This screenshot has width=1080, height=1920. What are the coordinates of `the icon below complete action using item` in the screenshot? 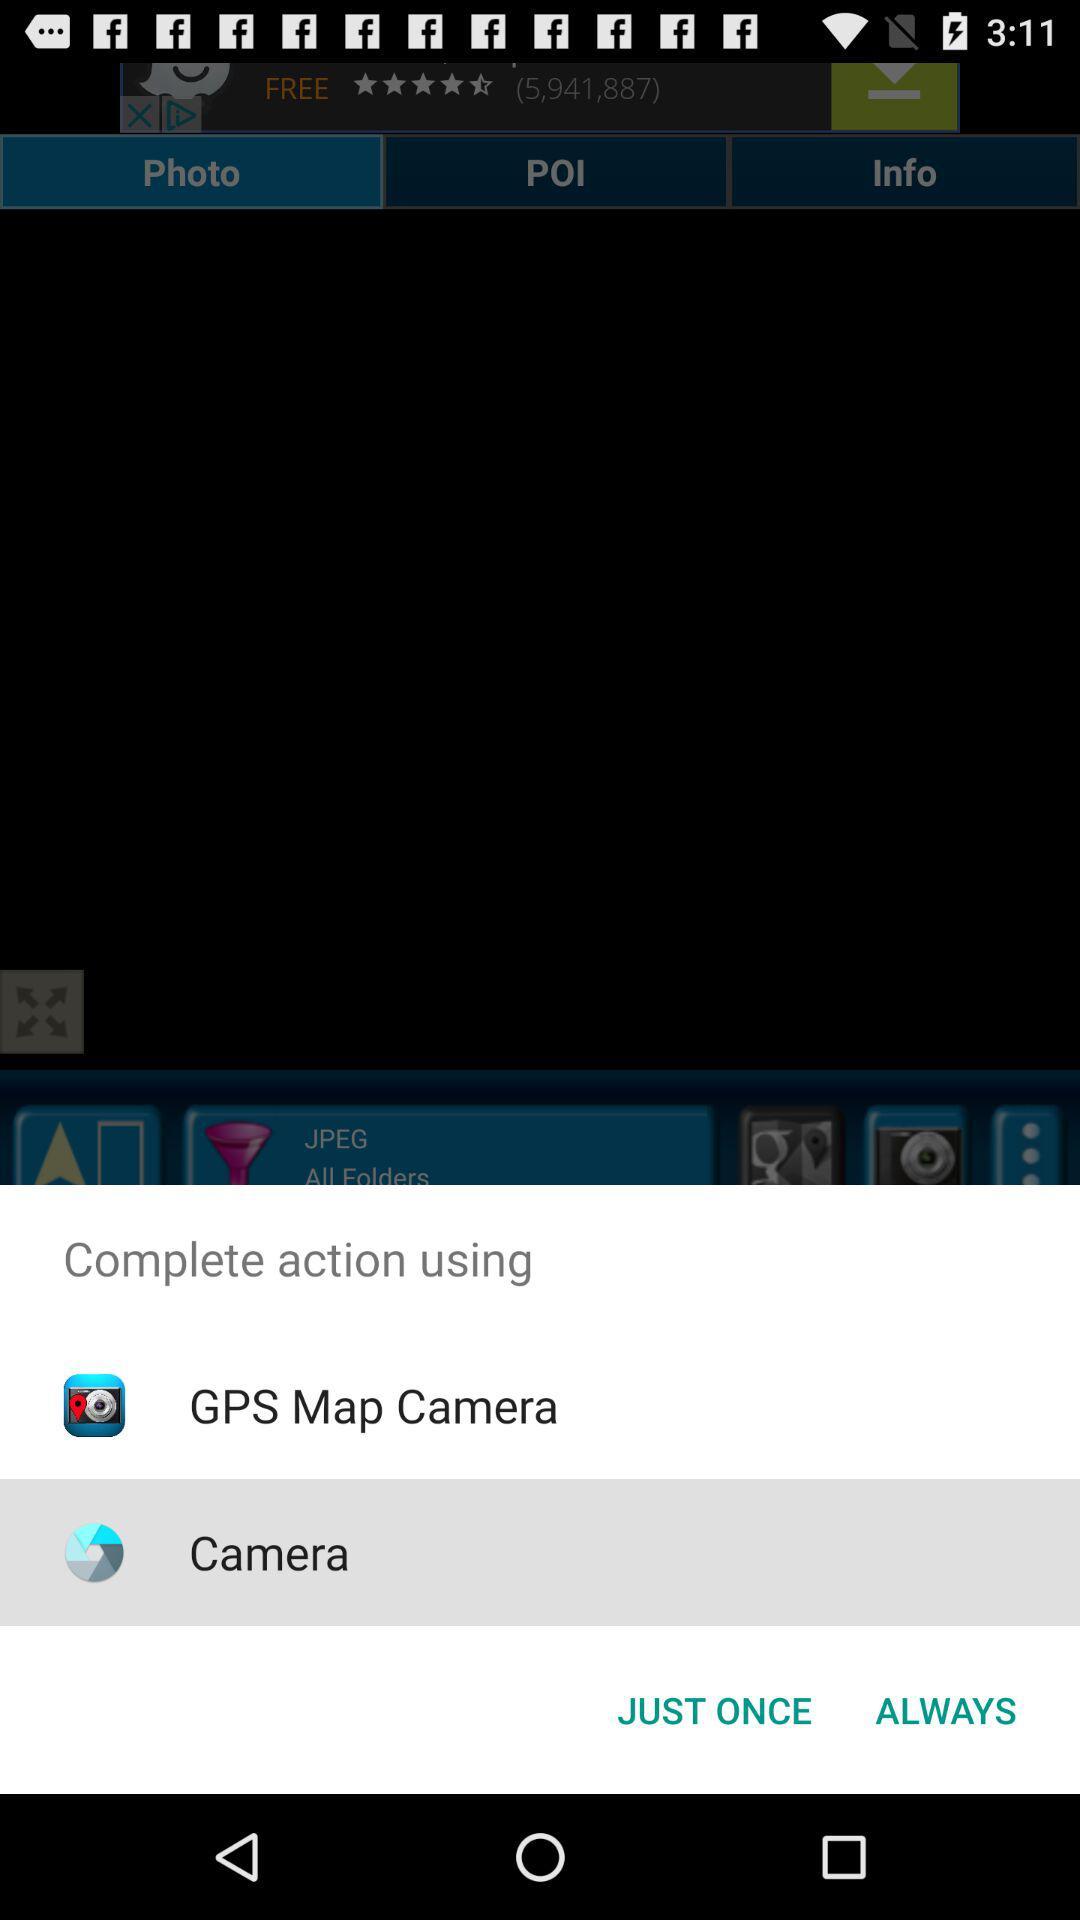 It's located at (373, 1404).